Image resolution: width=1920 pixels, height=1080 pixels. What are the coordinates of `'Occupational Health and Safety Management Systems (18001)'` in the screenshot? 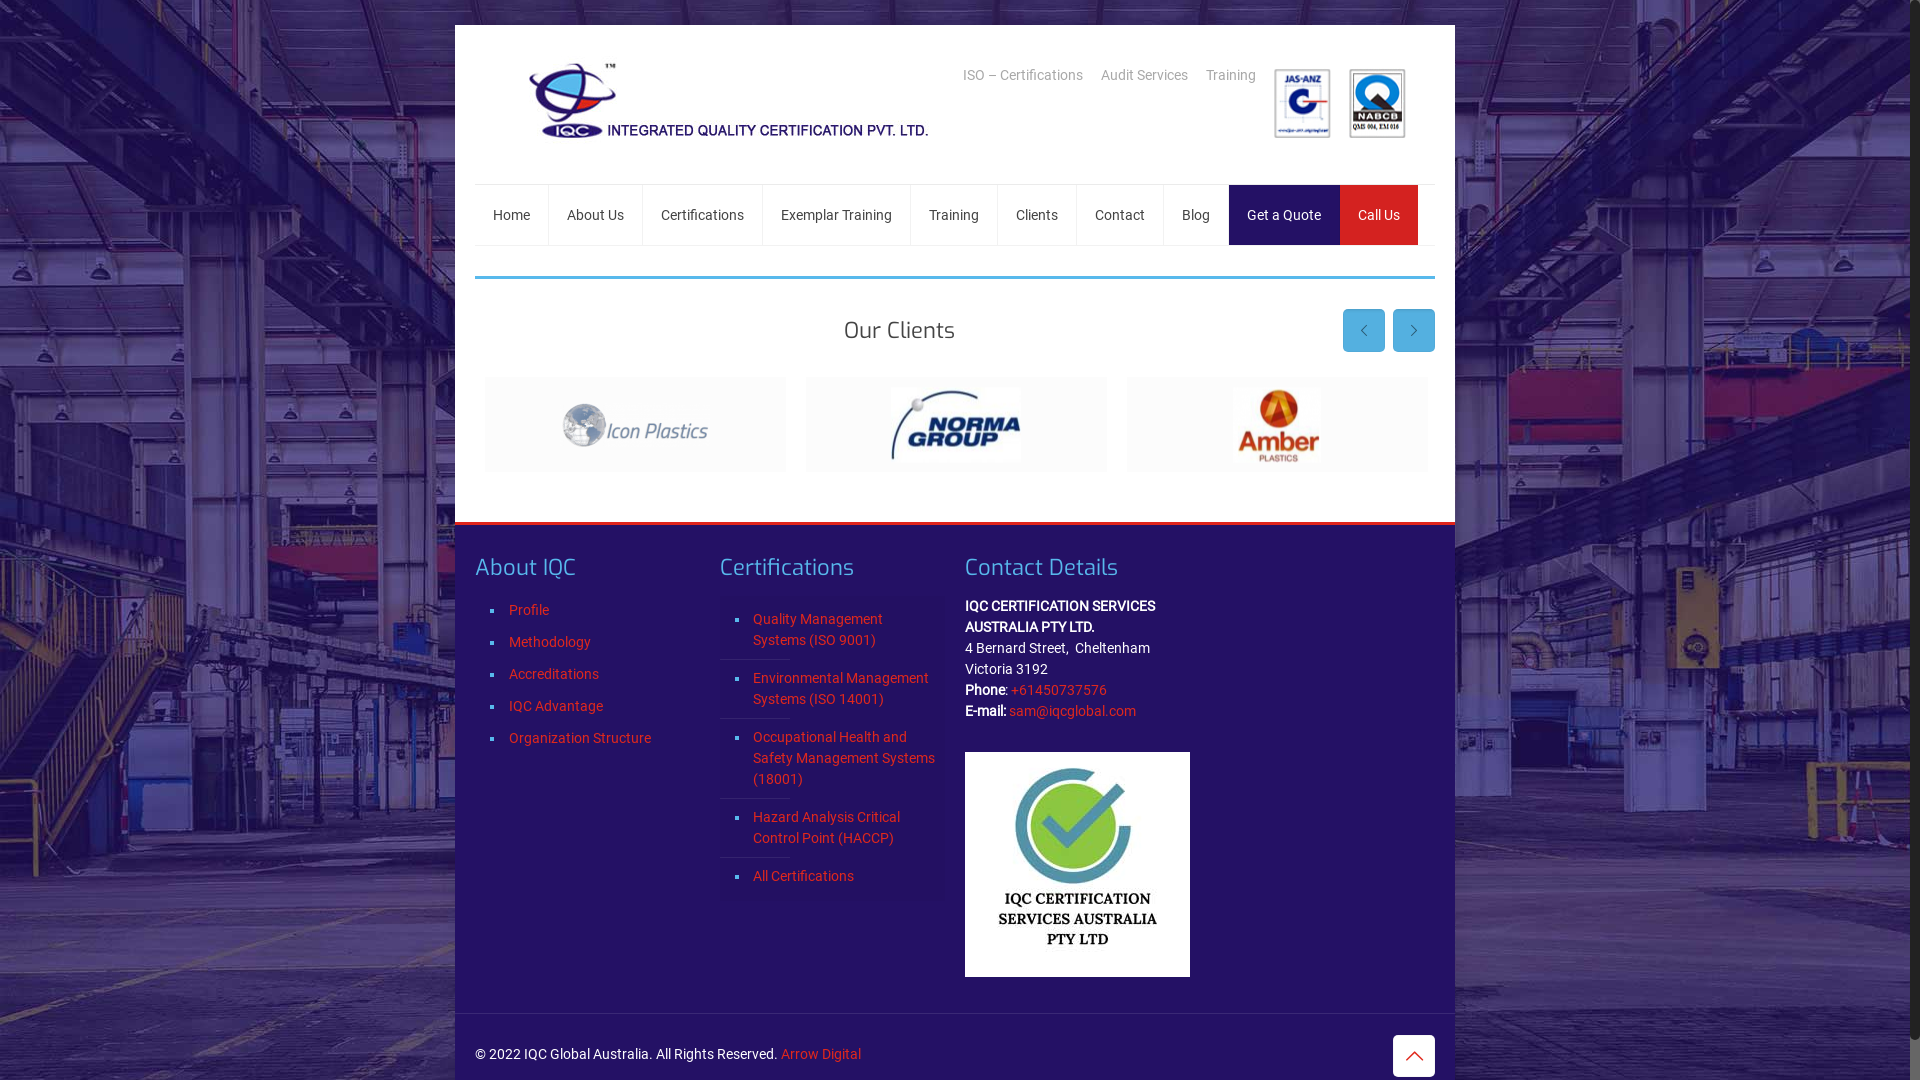 It's located at (842, 759).